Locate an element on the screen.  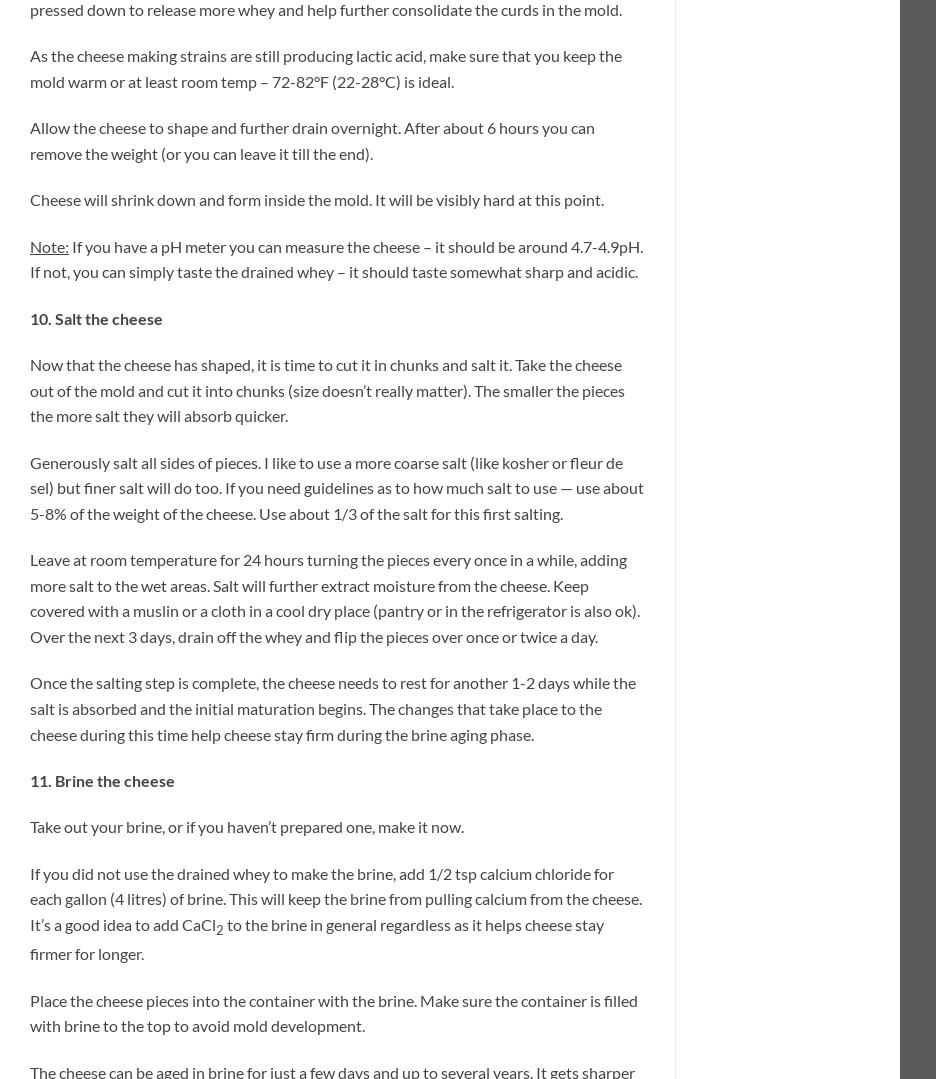
'As the cheese making strains are still producing lactic acid, make sure that you keep the mold warm or at least room temp – 72-82°F (22-28°C) is ideal.' is located at coordinates (325, 66).